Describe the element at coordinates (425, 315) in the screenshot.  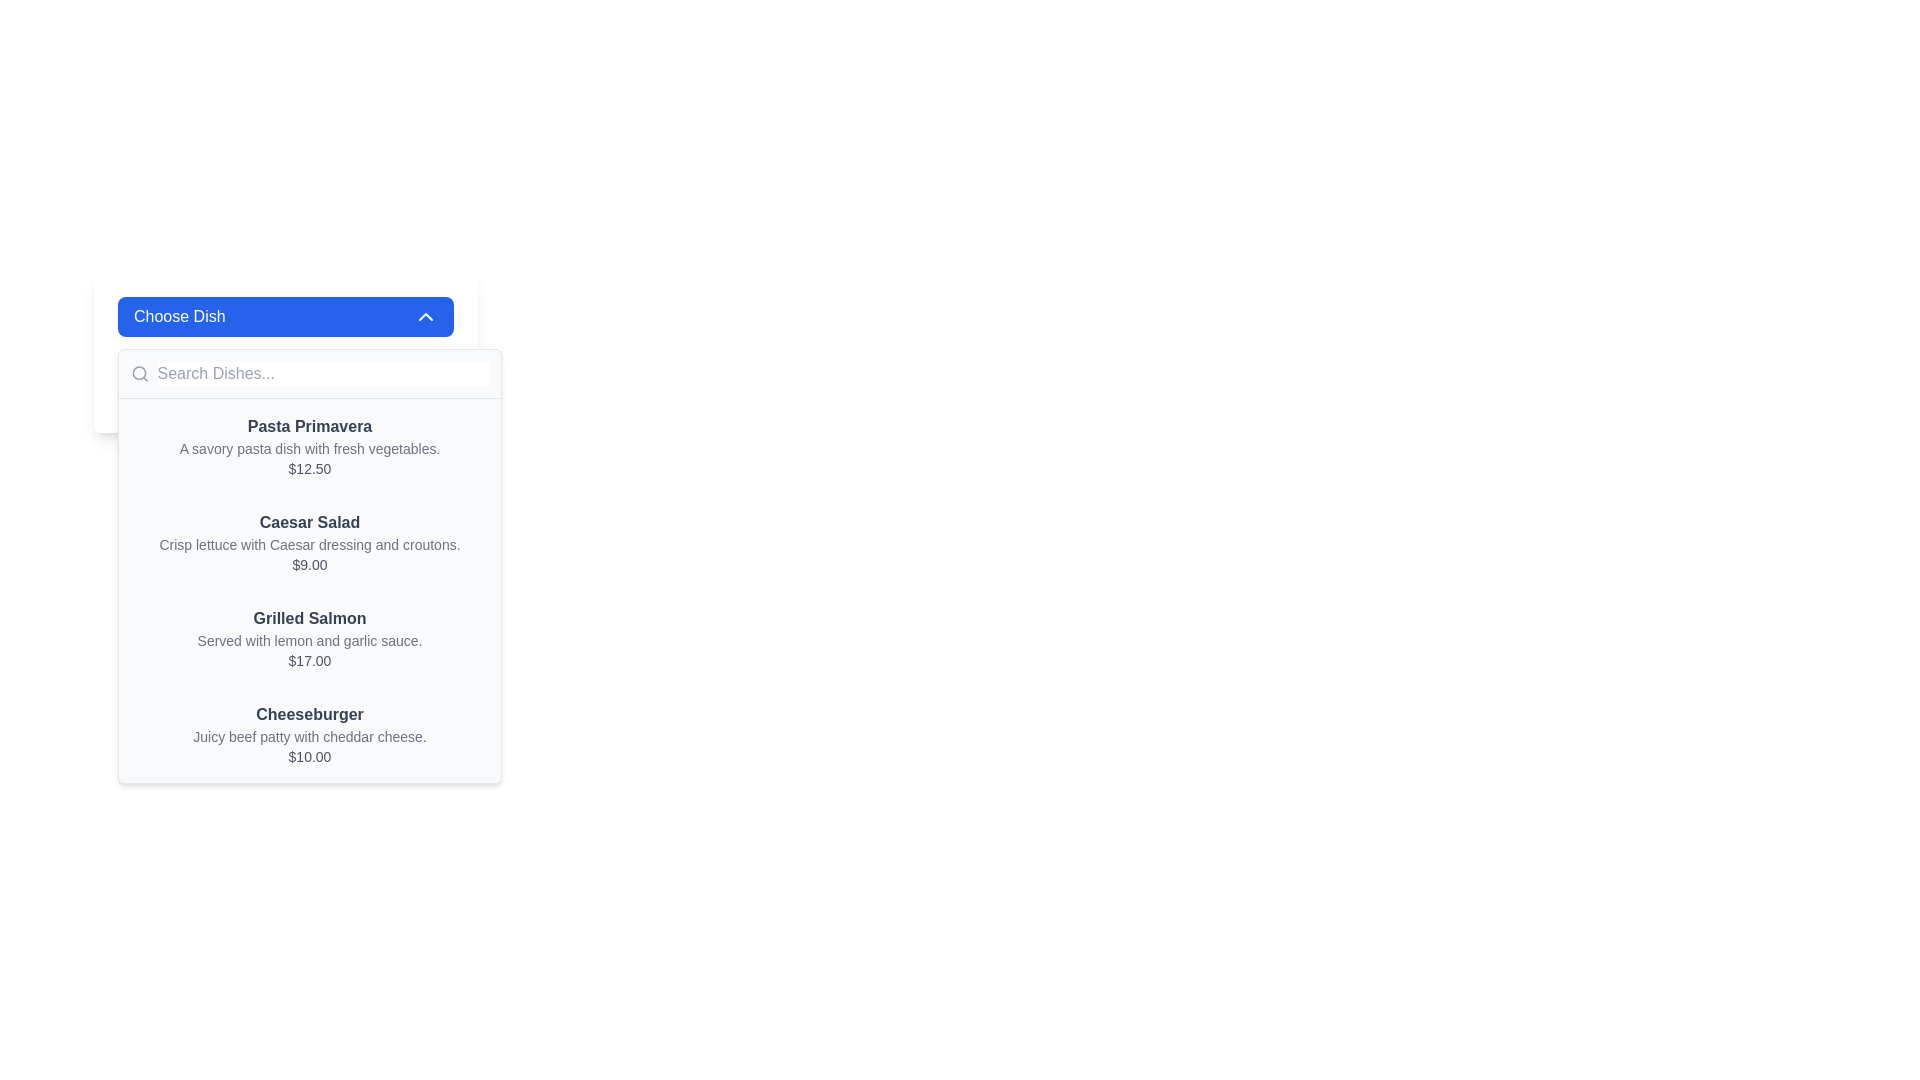
I see `the toggle icon located at the far right end of the blue rectangular bar labeled 'Choose Dish' to show or hide options in the dropdown menu` at that location.